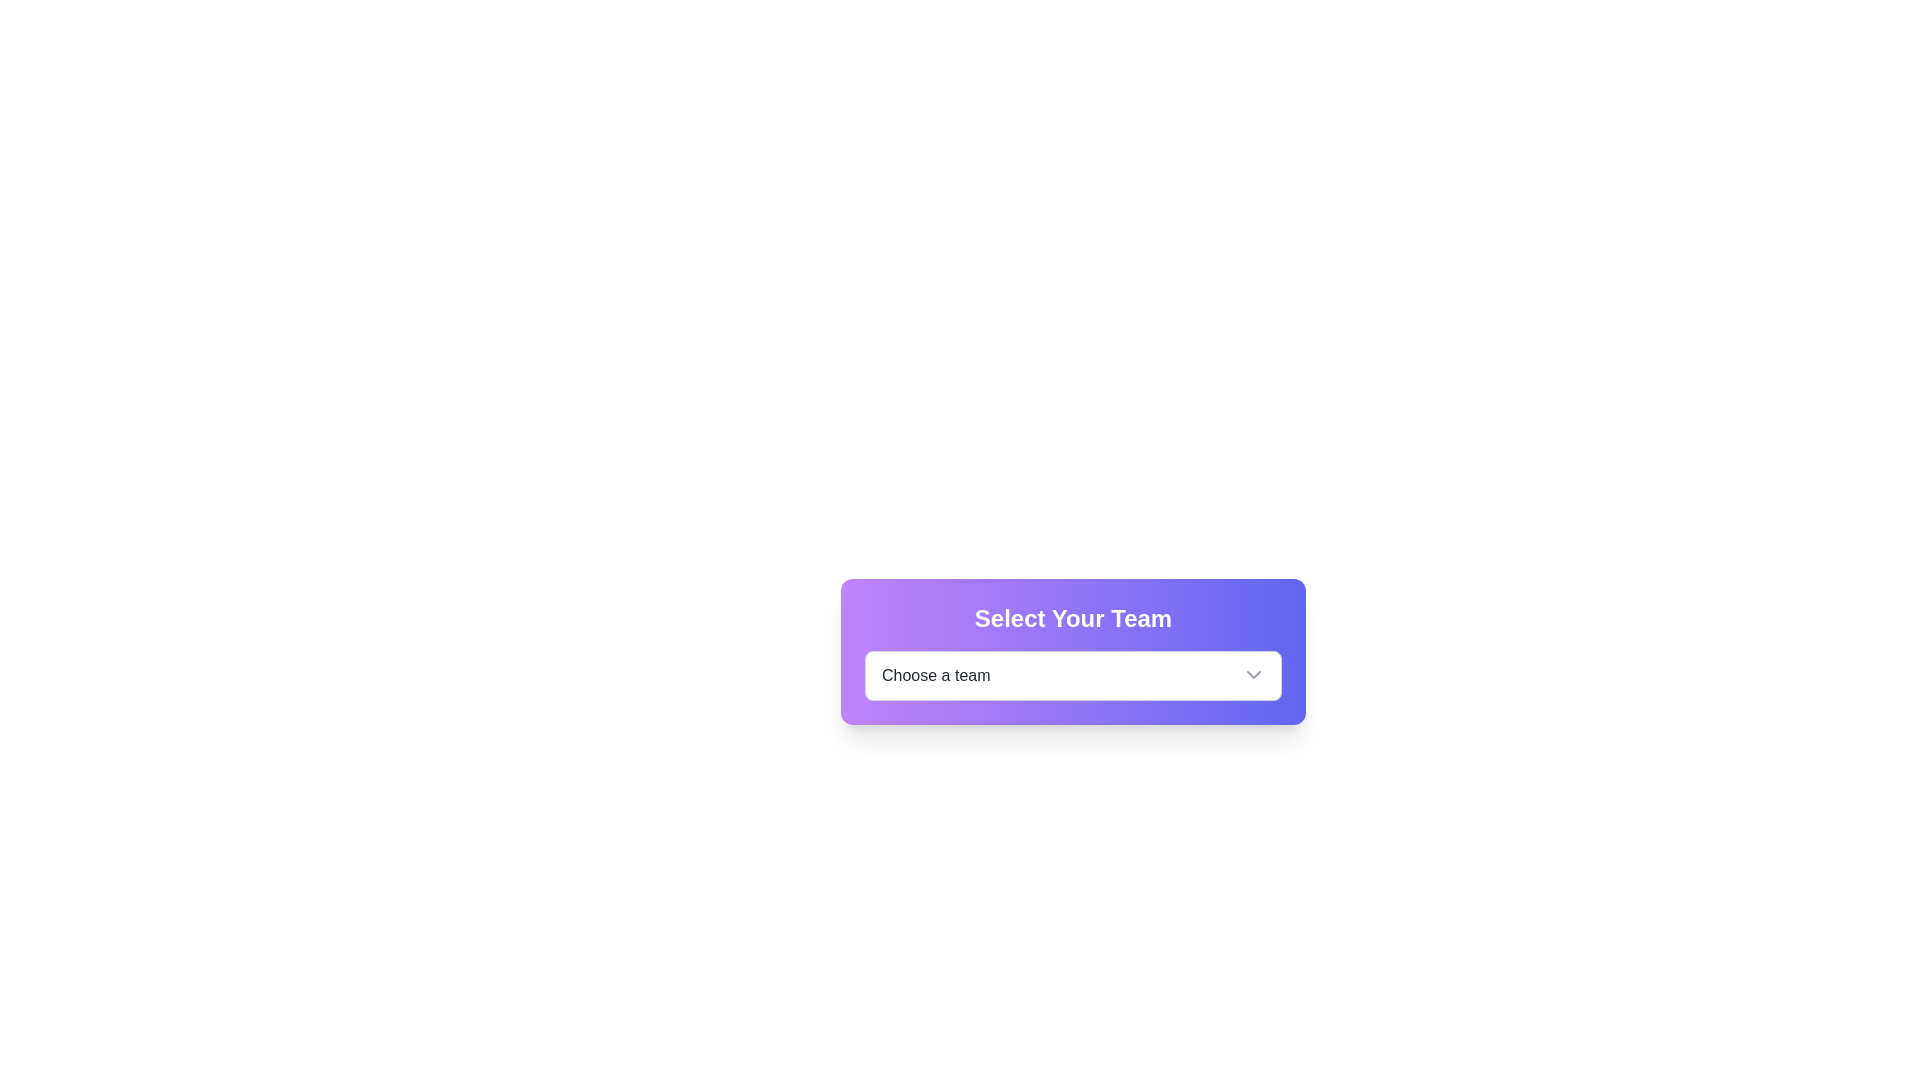 The width and height of the screenshot is (1920, 1080). I want to click on the downward-facing chevron icon, styled in gray, located at the rightmost part of the 'Choose a team' dropdown input field, so click(1252, 675).